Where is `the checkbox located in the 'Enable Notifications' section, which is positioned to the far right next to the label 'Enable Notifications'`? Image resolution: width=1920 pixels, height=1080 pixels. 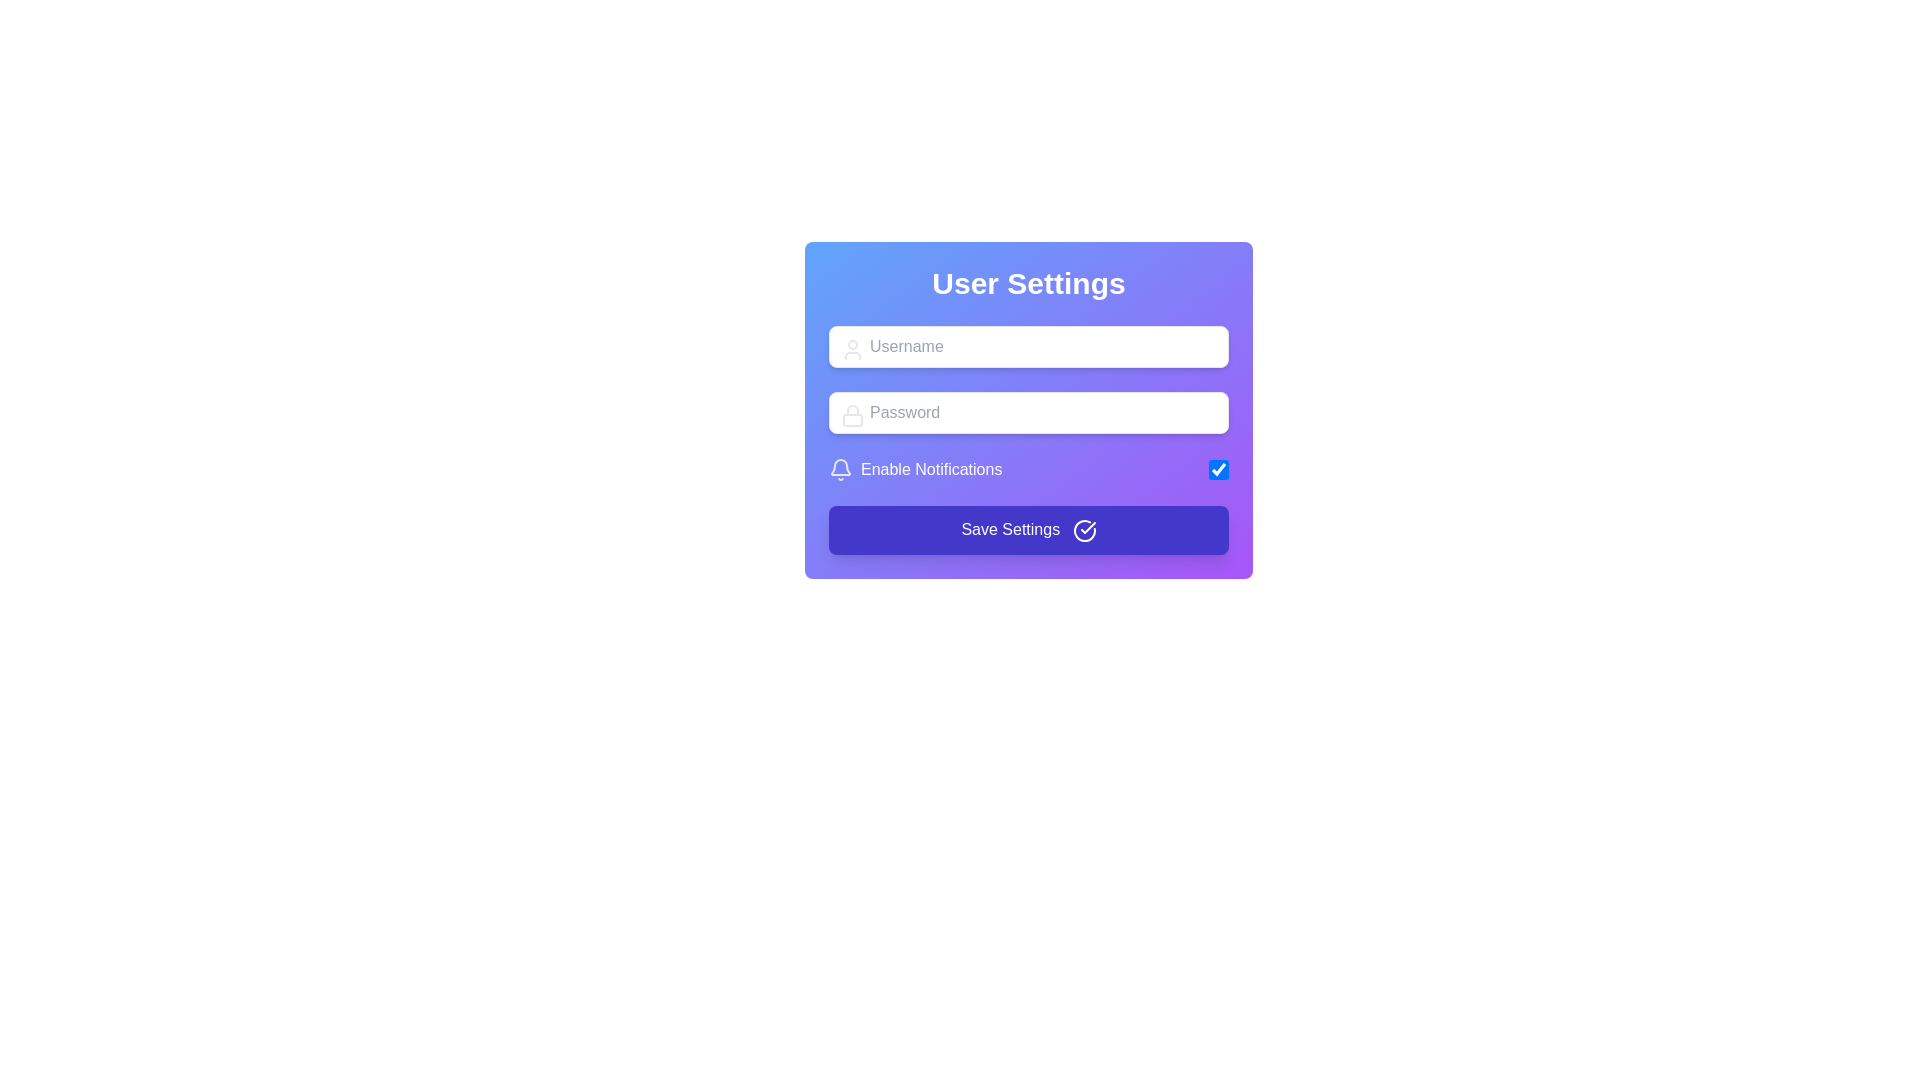
the checkbox located in the 'Enable Notifications' section, which is positioned to the far right next to the label 'Enable Notifications' is located at coordinates (1218, 470).